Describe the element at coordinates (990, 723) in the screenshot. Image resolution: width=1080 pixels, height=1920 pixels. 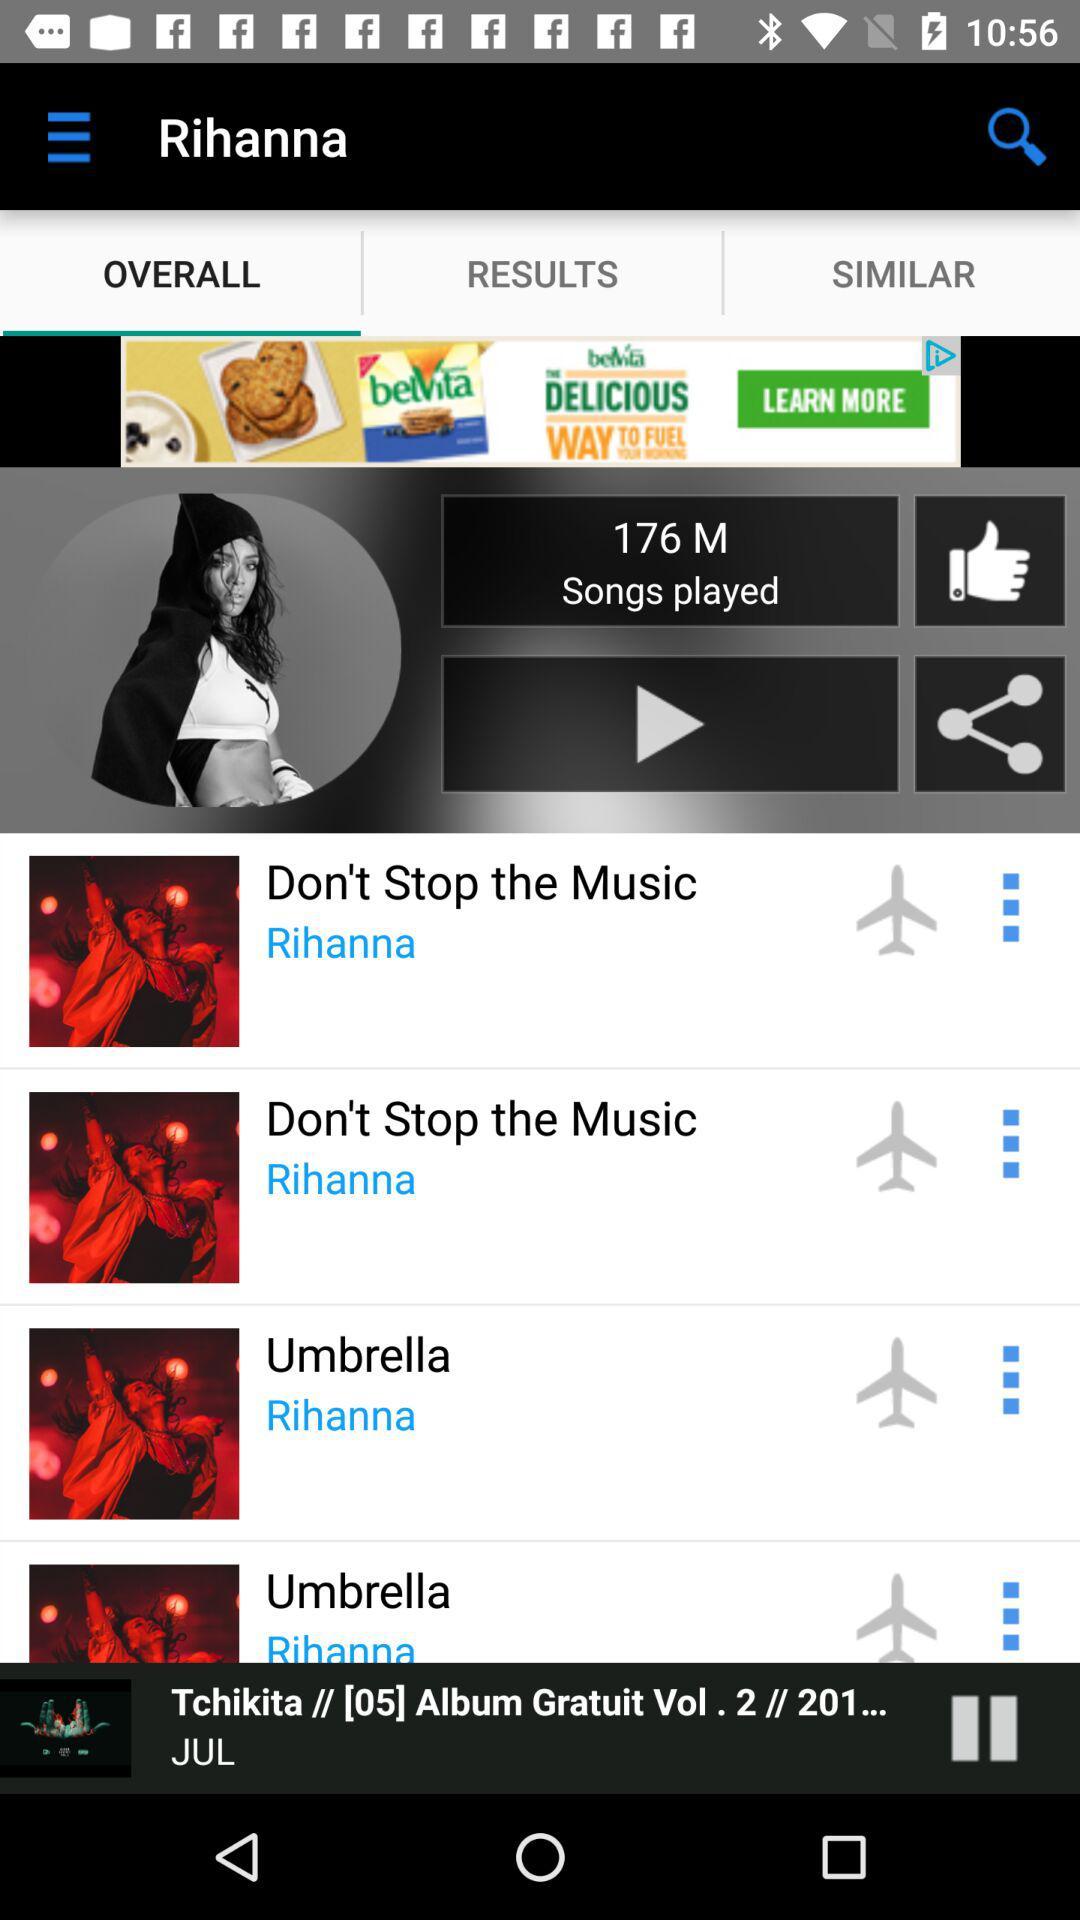
I see `share` at that location.